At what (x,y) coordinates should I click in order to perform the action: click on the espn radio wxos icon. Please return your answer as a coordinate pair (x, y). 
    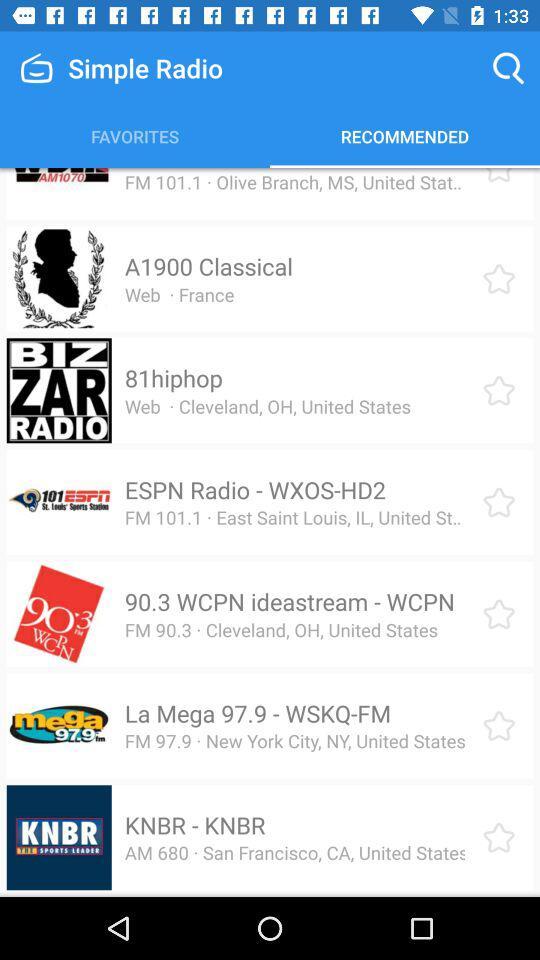
    Looking at the image, I should click on (255, 488).